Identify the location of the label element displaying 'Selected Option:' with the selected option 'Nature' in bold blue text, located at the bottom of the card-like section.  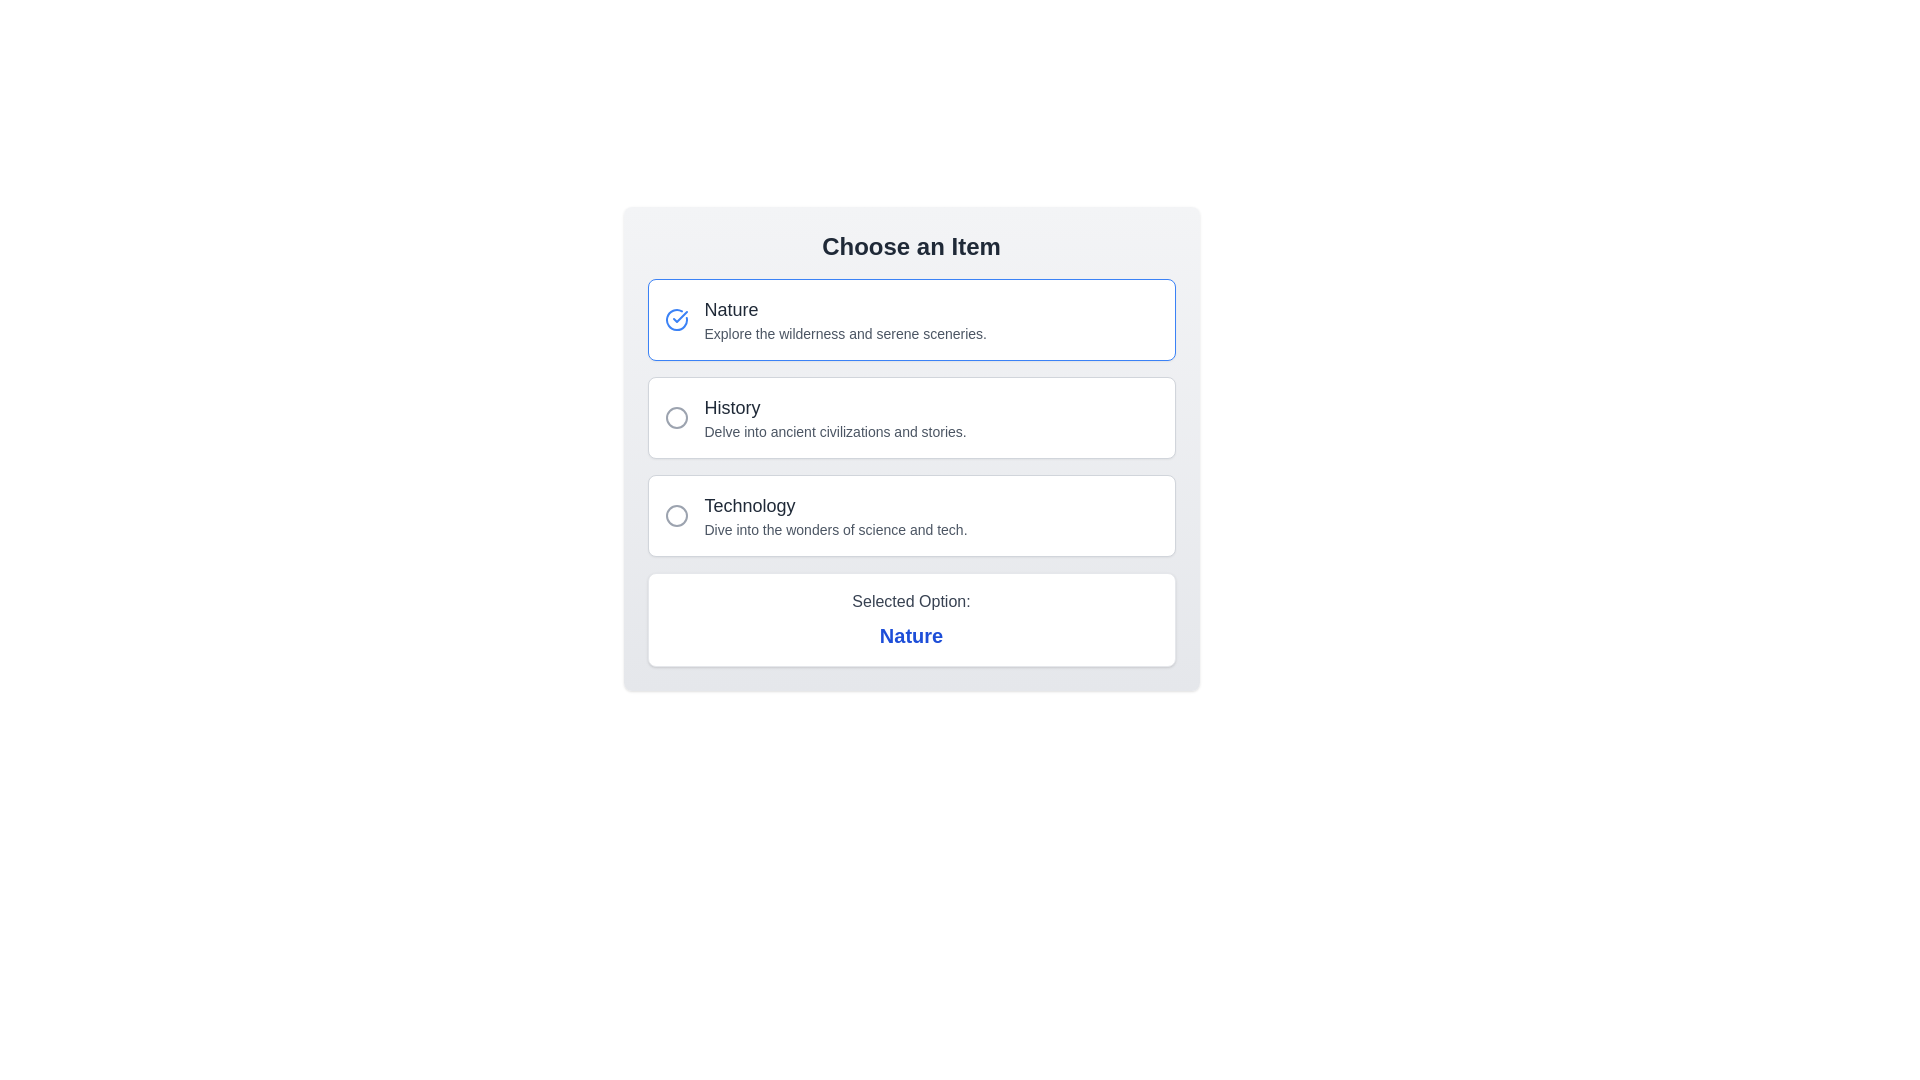
(910, 619).